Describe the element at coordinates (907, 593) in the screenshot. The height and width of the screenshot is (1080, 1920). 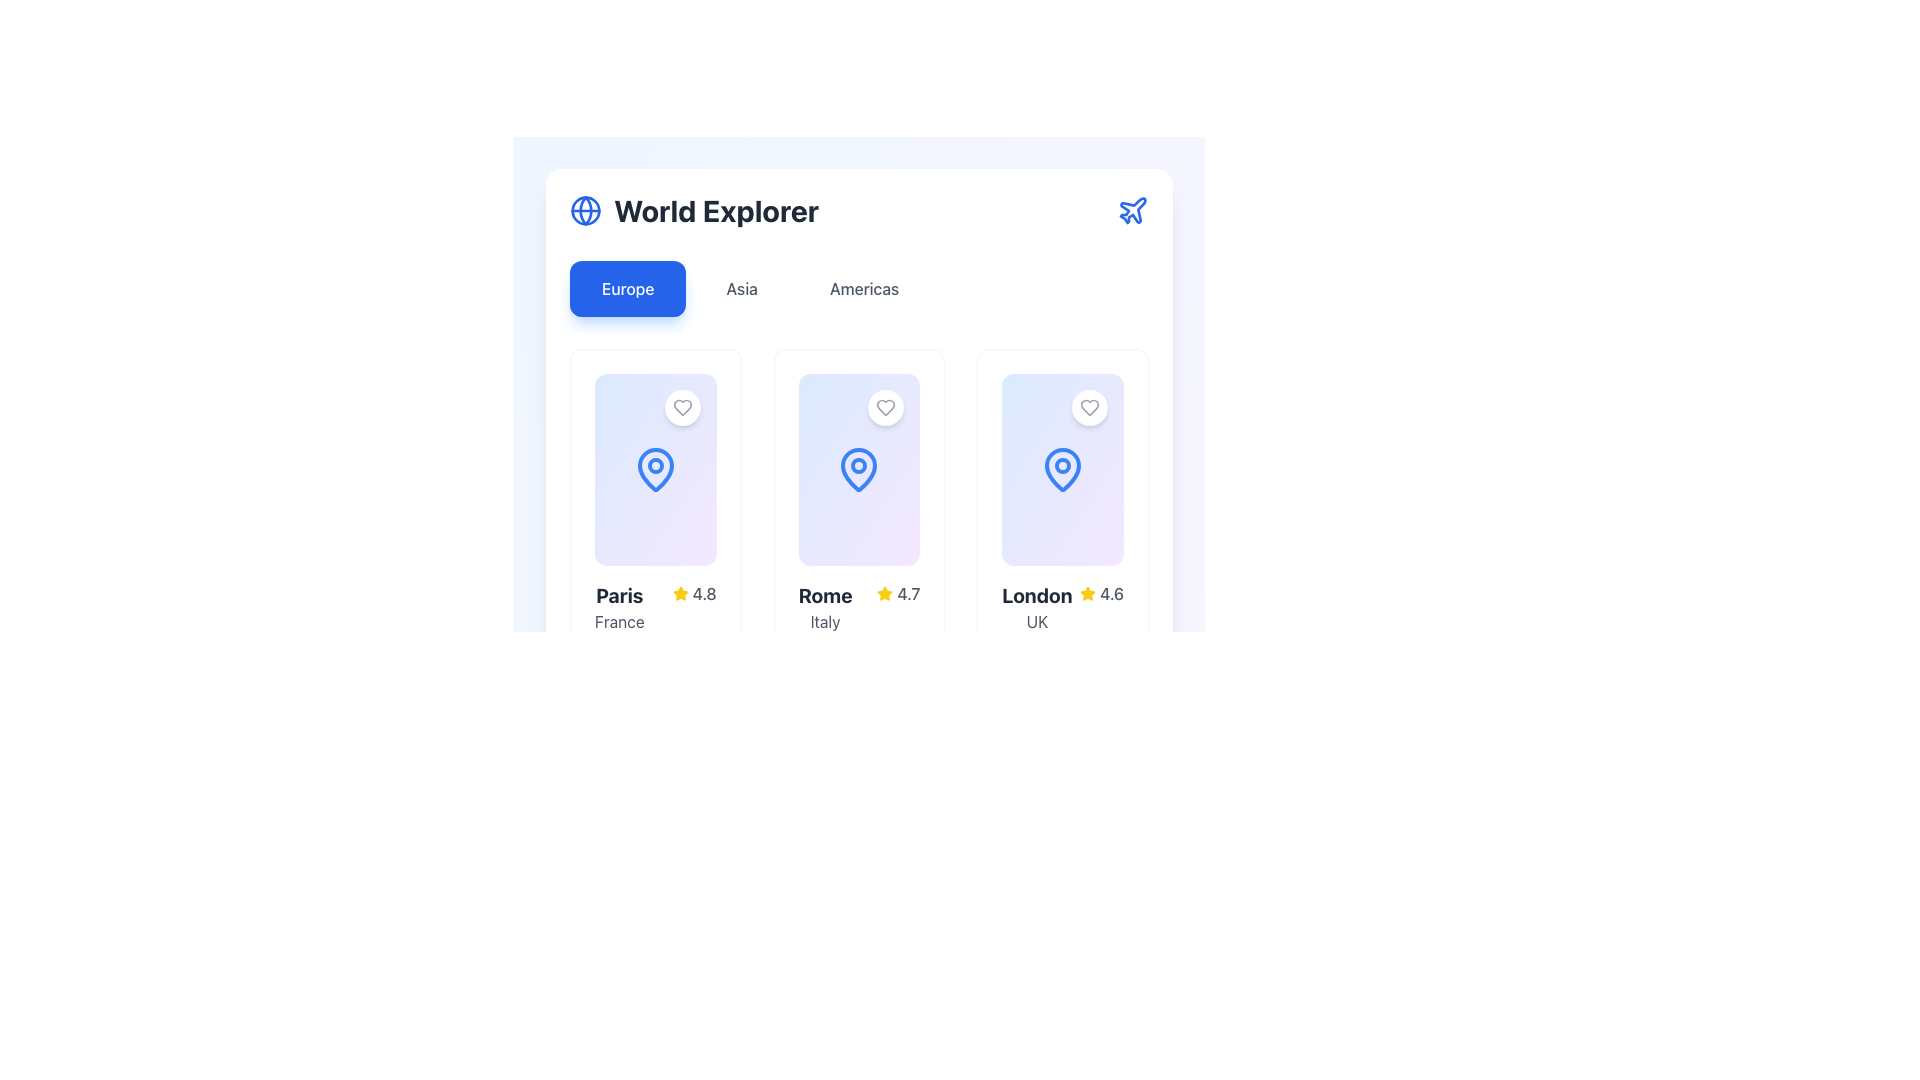
I see `the rating text label indicating the score or quality of the 'Rome' card, which is located in the middle of a row of three cards and has a yellow star icon to its left` at that location.